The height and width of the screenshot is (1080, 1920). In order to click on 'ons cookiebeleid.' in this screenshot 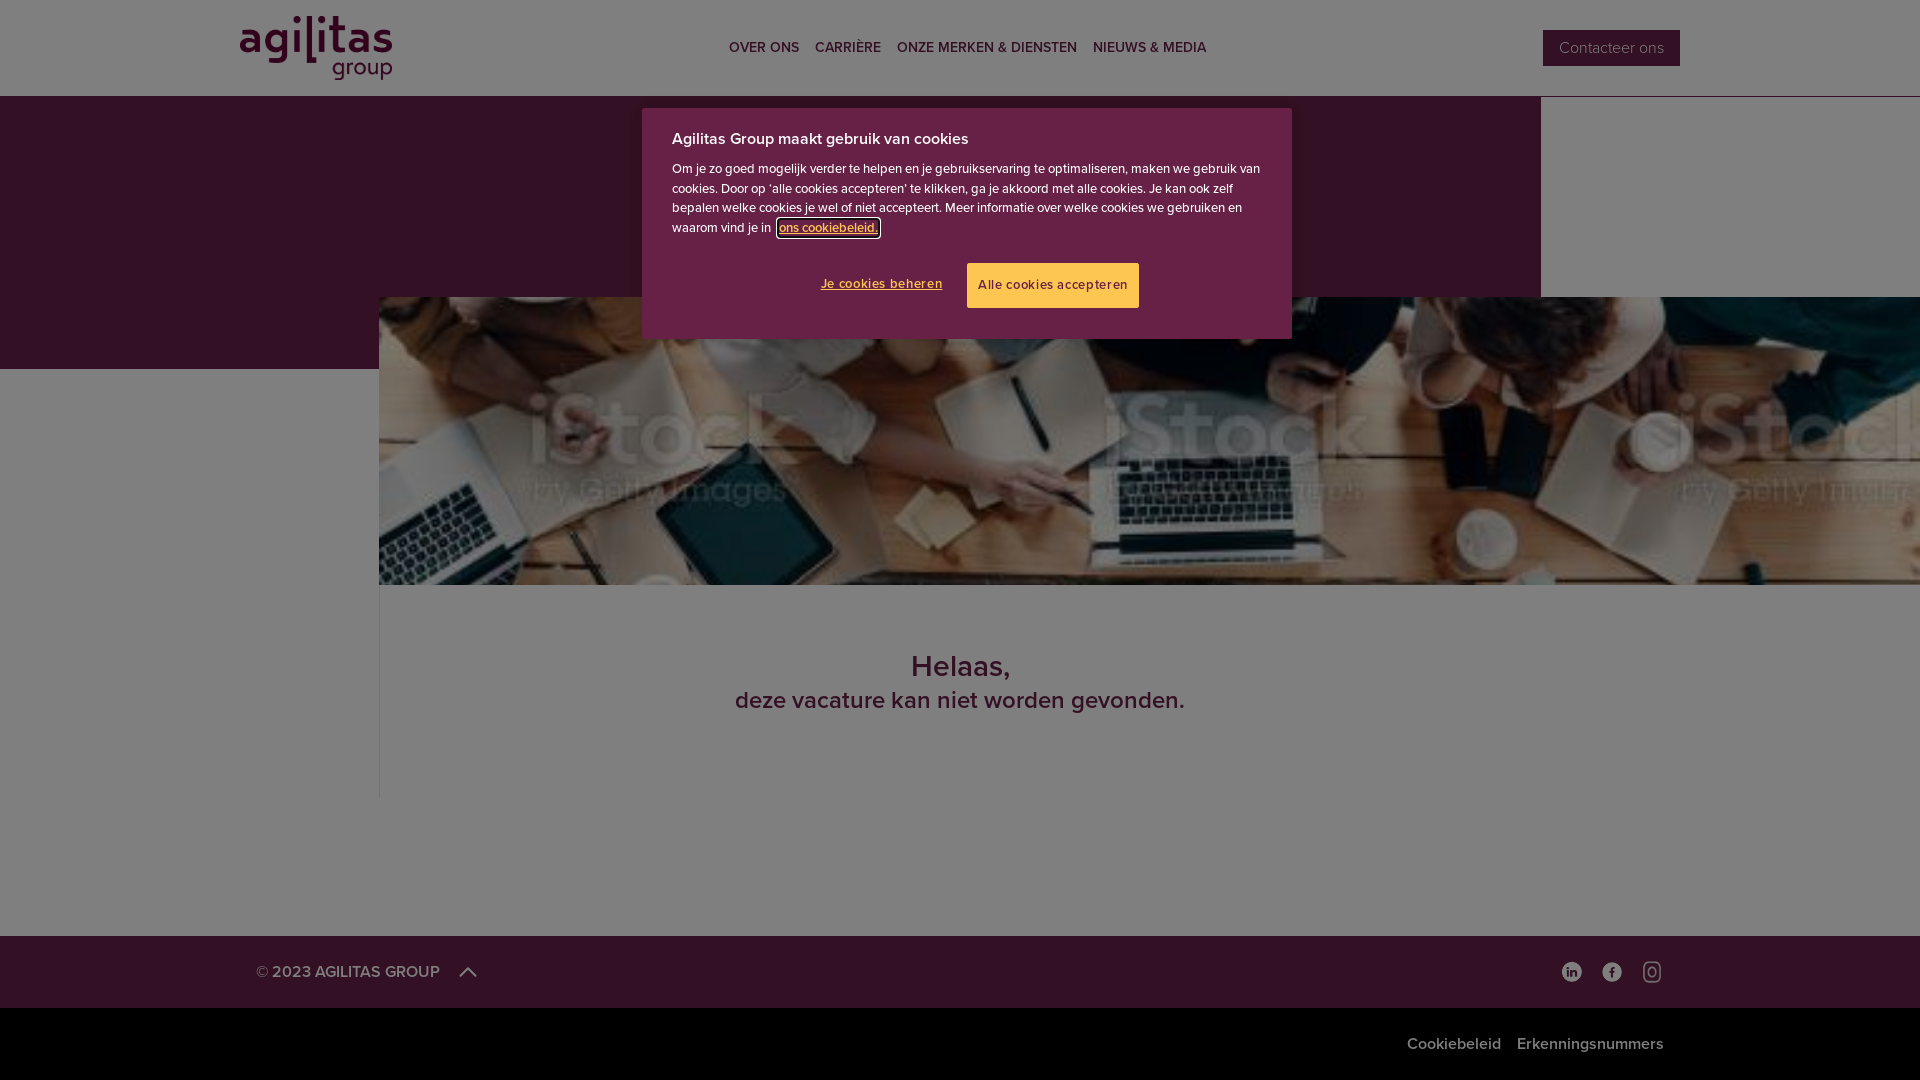, I will do `click(828, 226)`.